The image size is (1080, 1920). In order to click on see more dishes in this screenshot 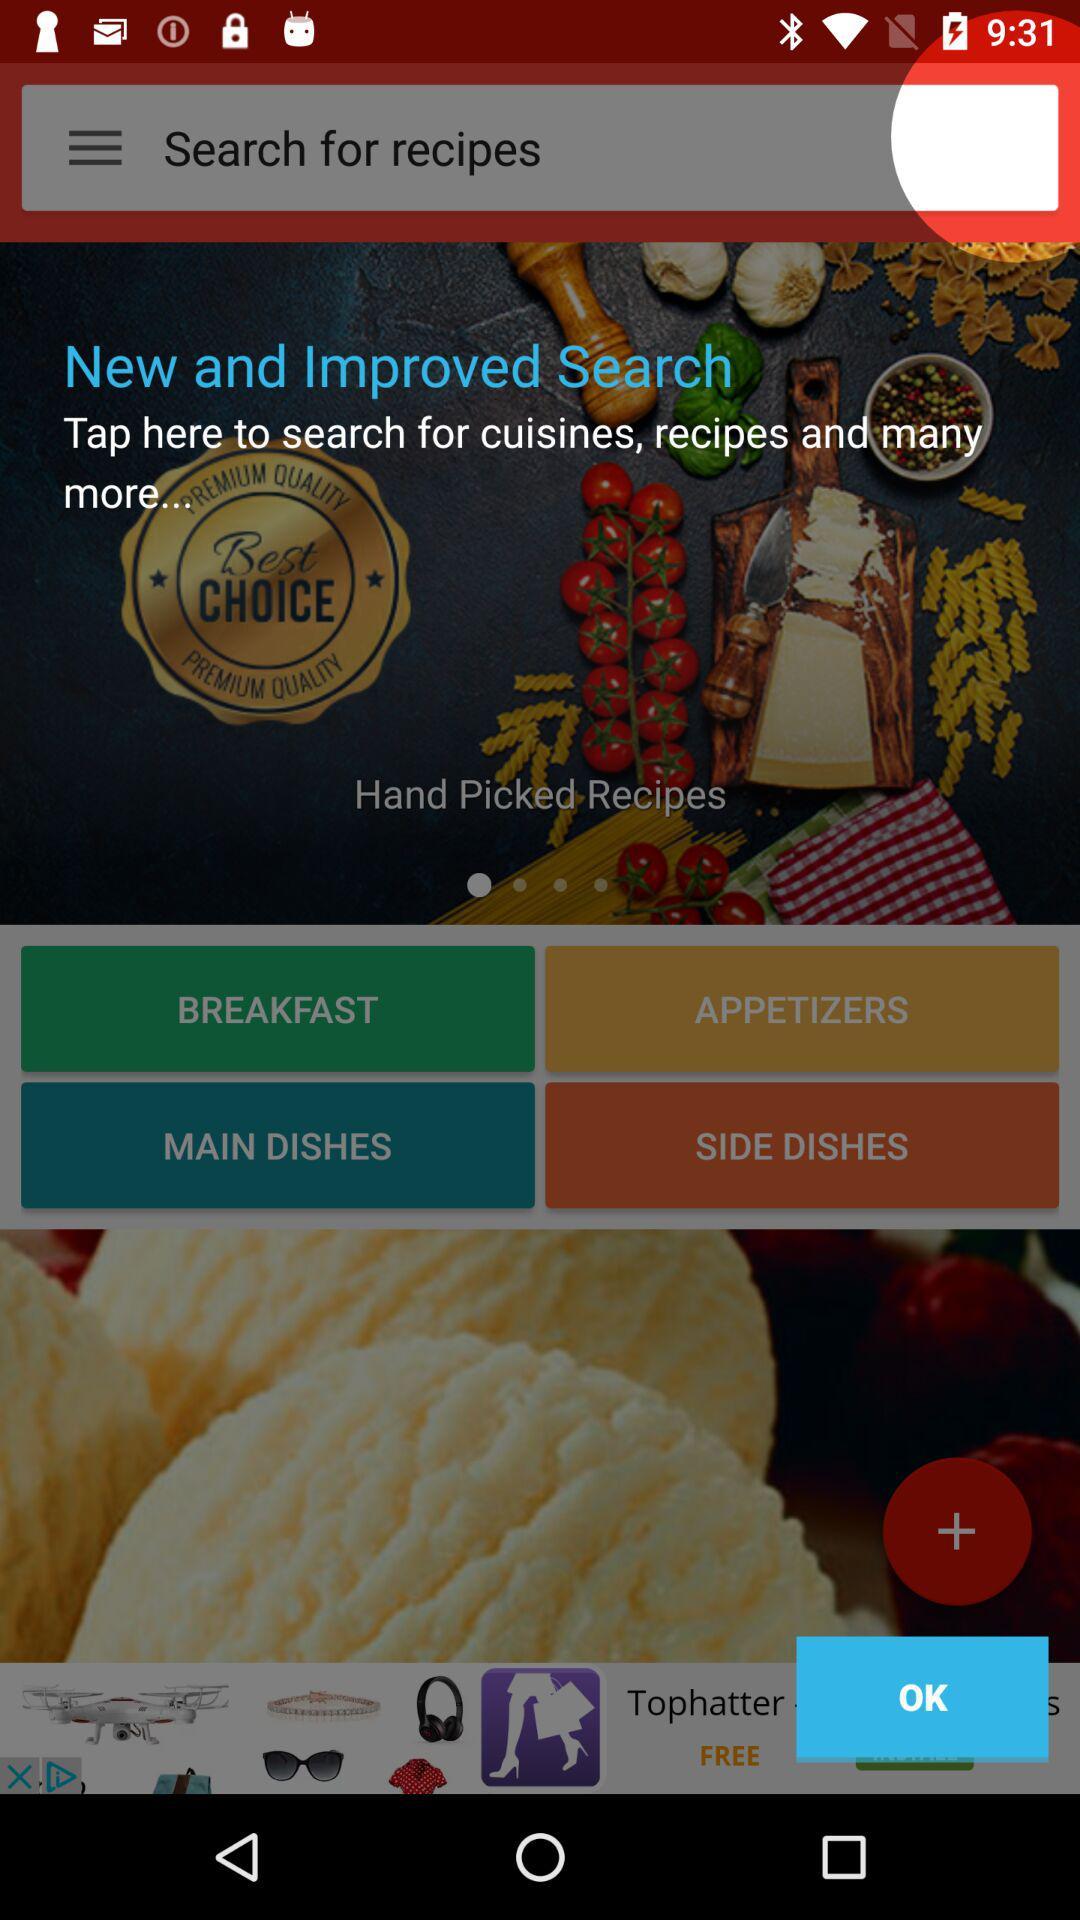, I will do `click(540, 1445)`.